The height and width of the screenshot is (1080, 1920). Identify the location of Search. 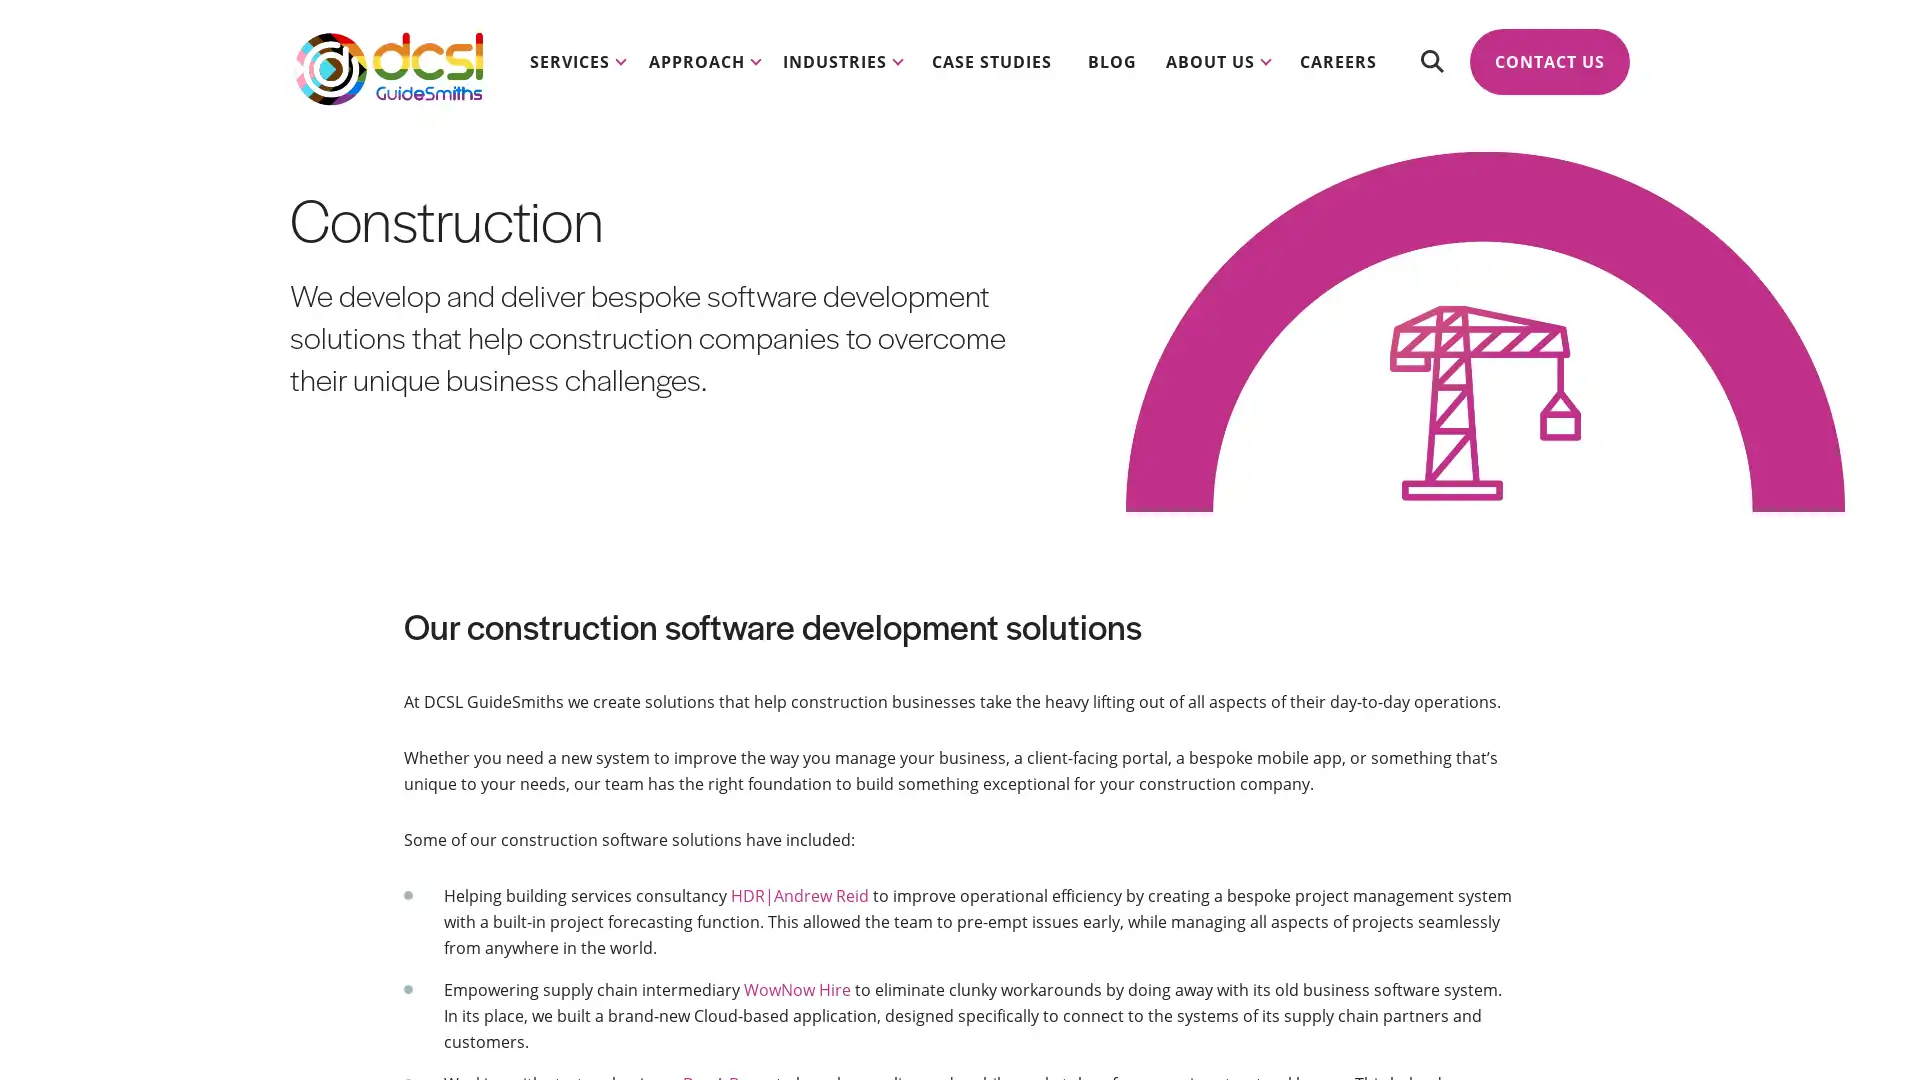
(1430, 60).